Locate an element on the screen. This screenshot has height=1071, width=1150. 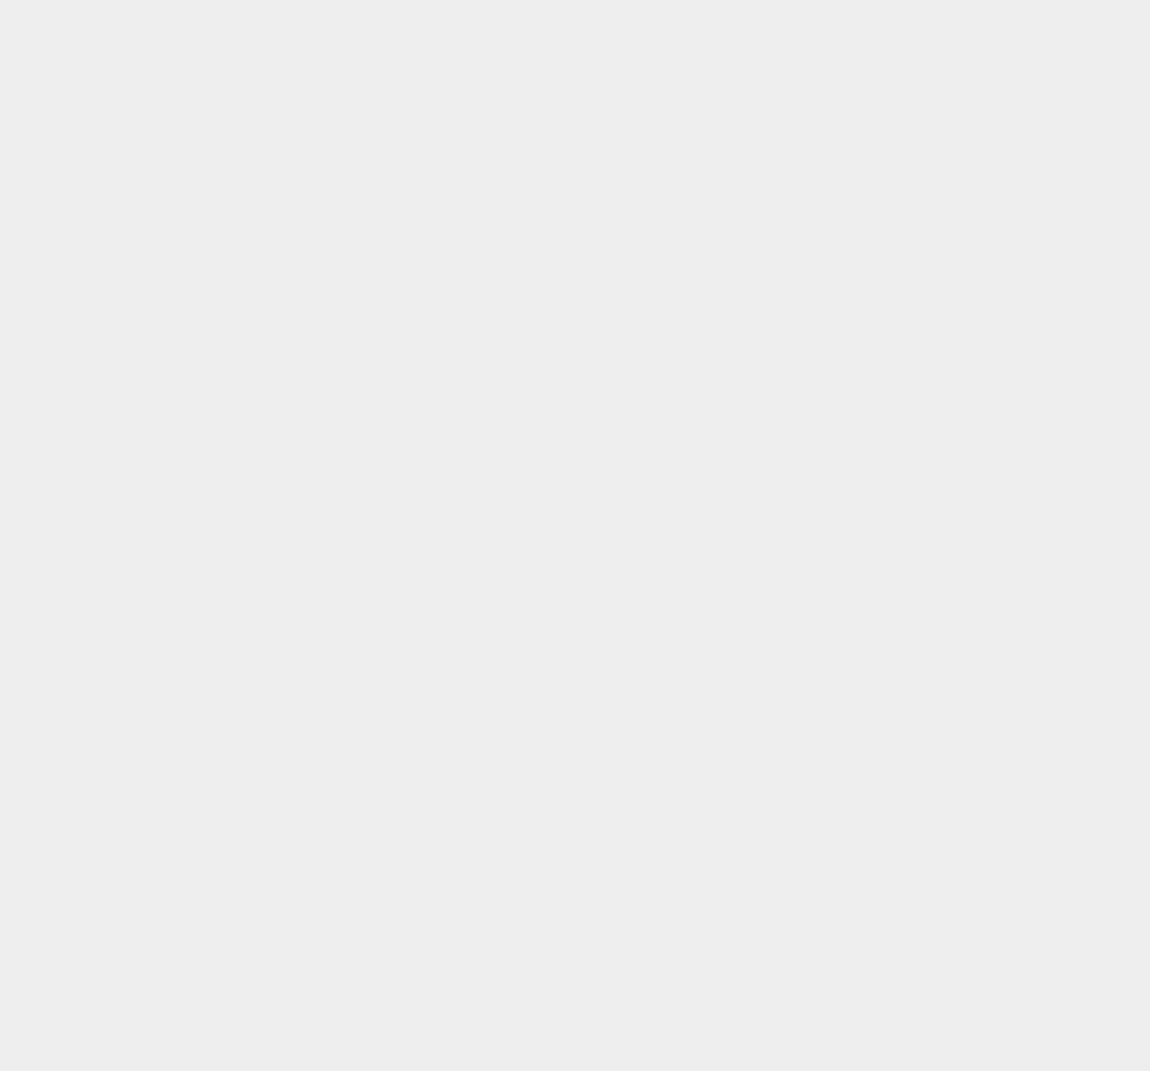
'HP' is located at coordinates (821, 980).